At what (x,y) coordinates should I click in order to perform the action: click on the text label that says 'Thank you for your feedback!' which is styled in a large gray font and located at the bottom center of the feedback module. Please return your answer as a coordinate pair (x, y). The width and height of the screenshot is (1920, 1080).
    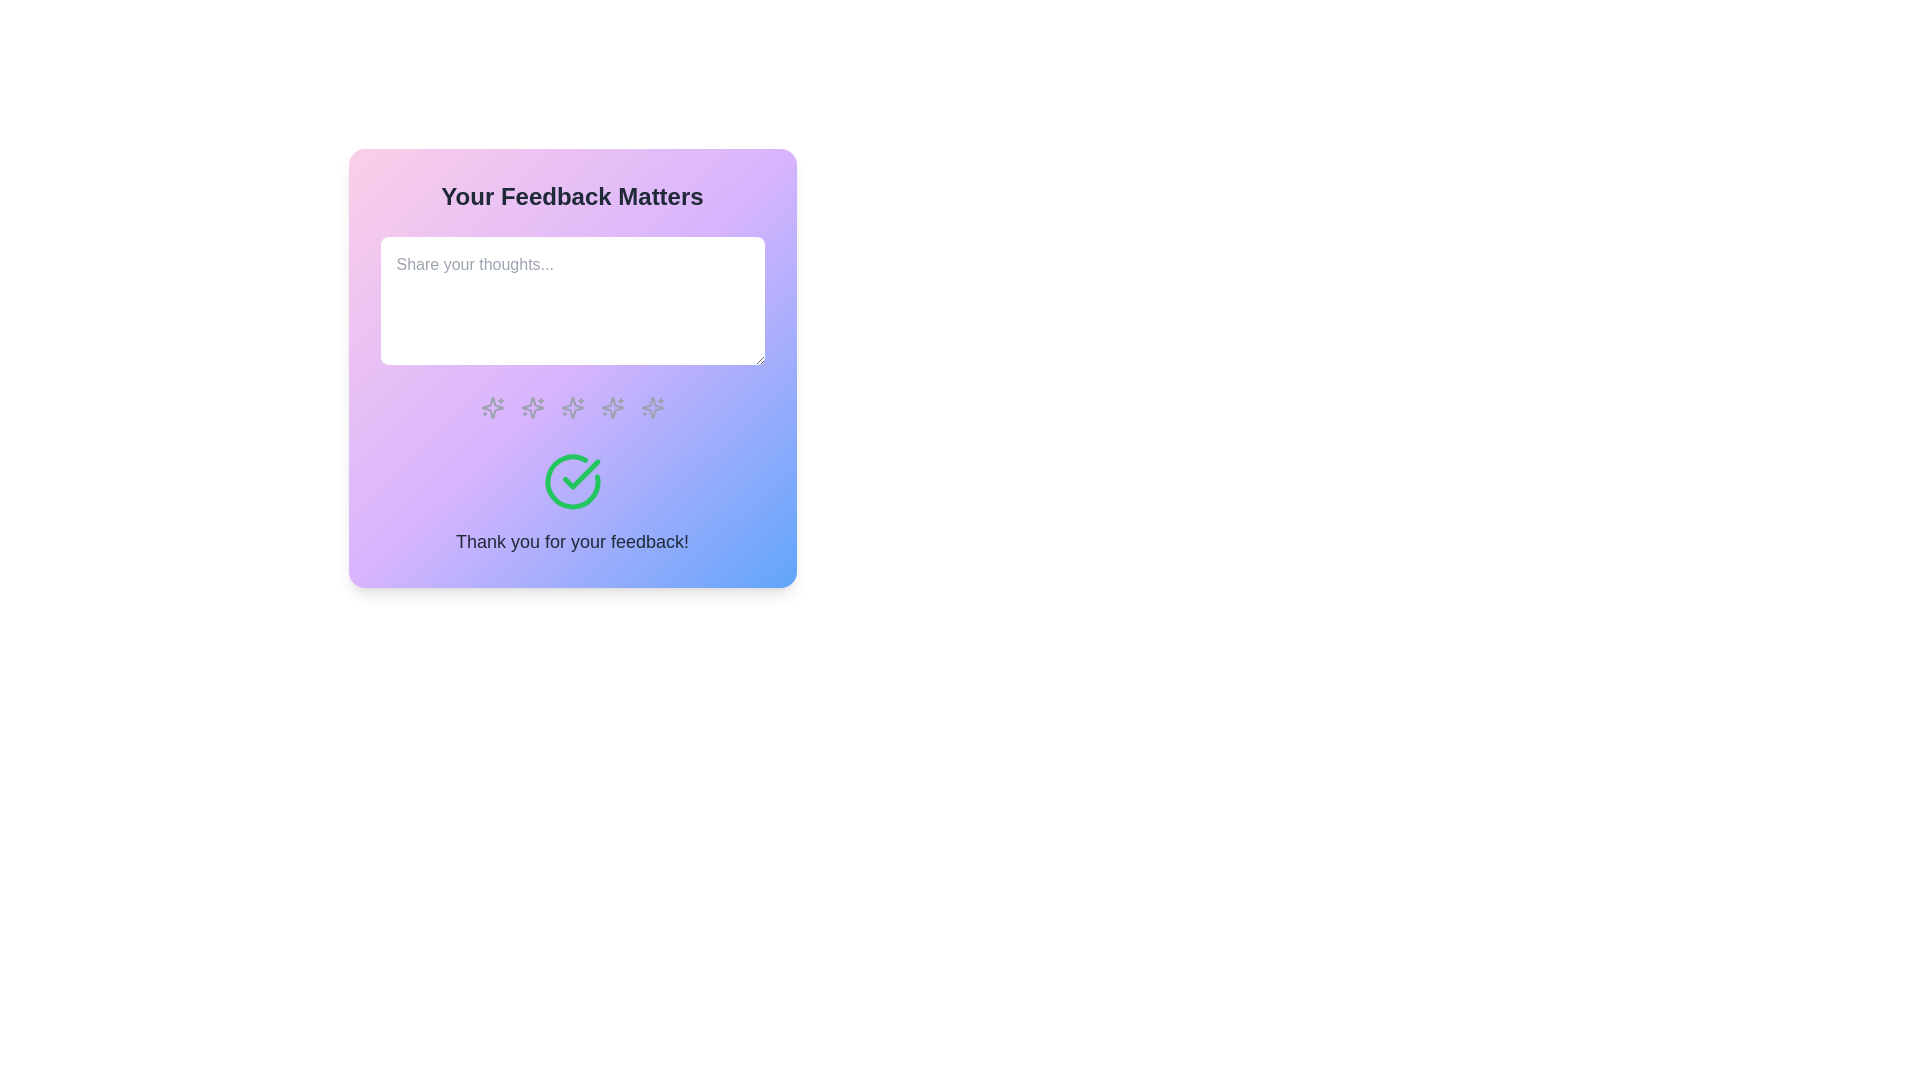
    Looking at the image, I should click on (571, 542).